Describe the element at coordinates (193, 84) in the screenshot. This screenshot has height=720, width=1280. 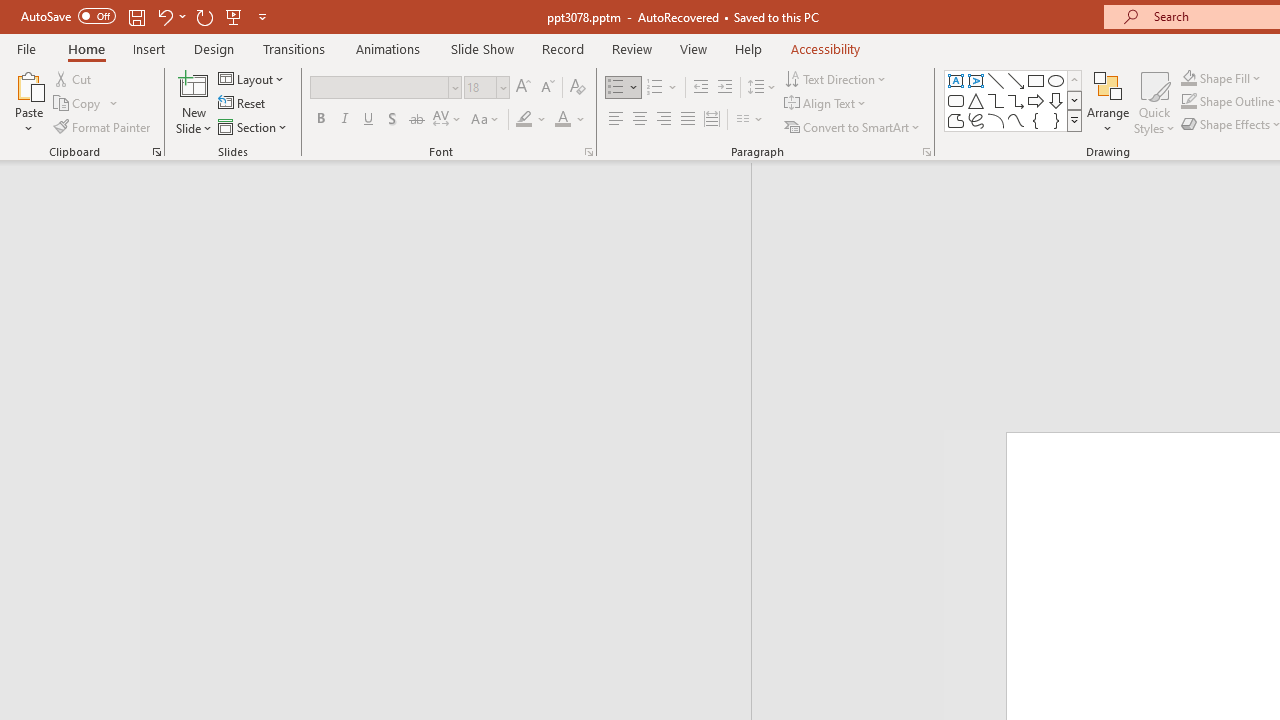
I see `'New Slide'` at that location.